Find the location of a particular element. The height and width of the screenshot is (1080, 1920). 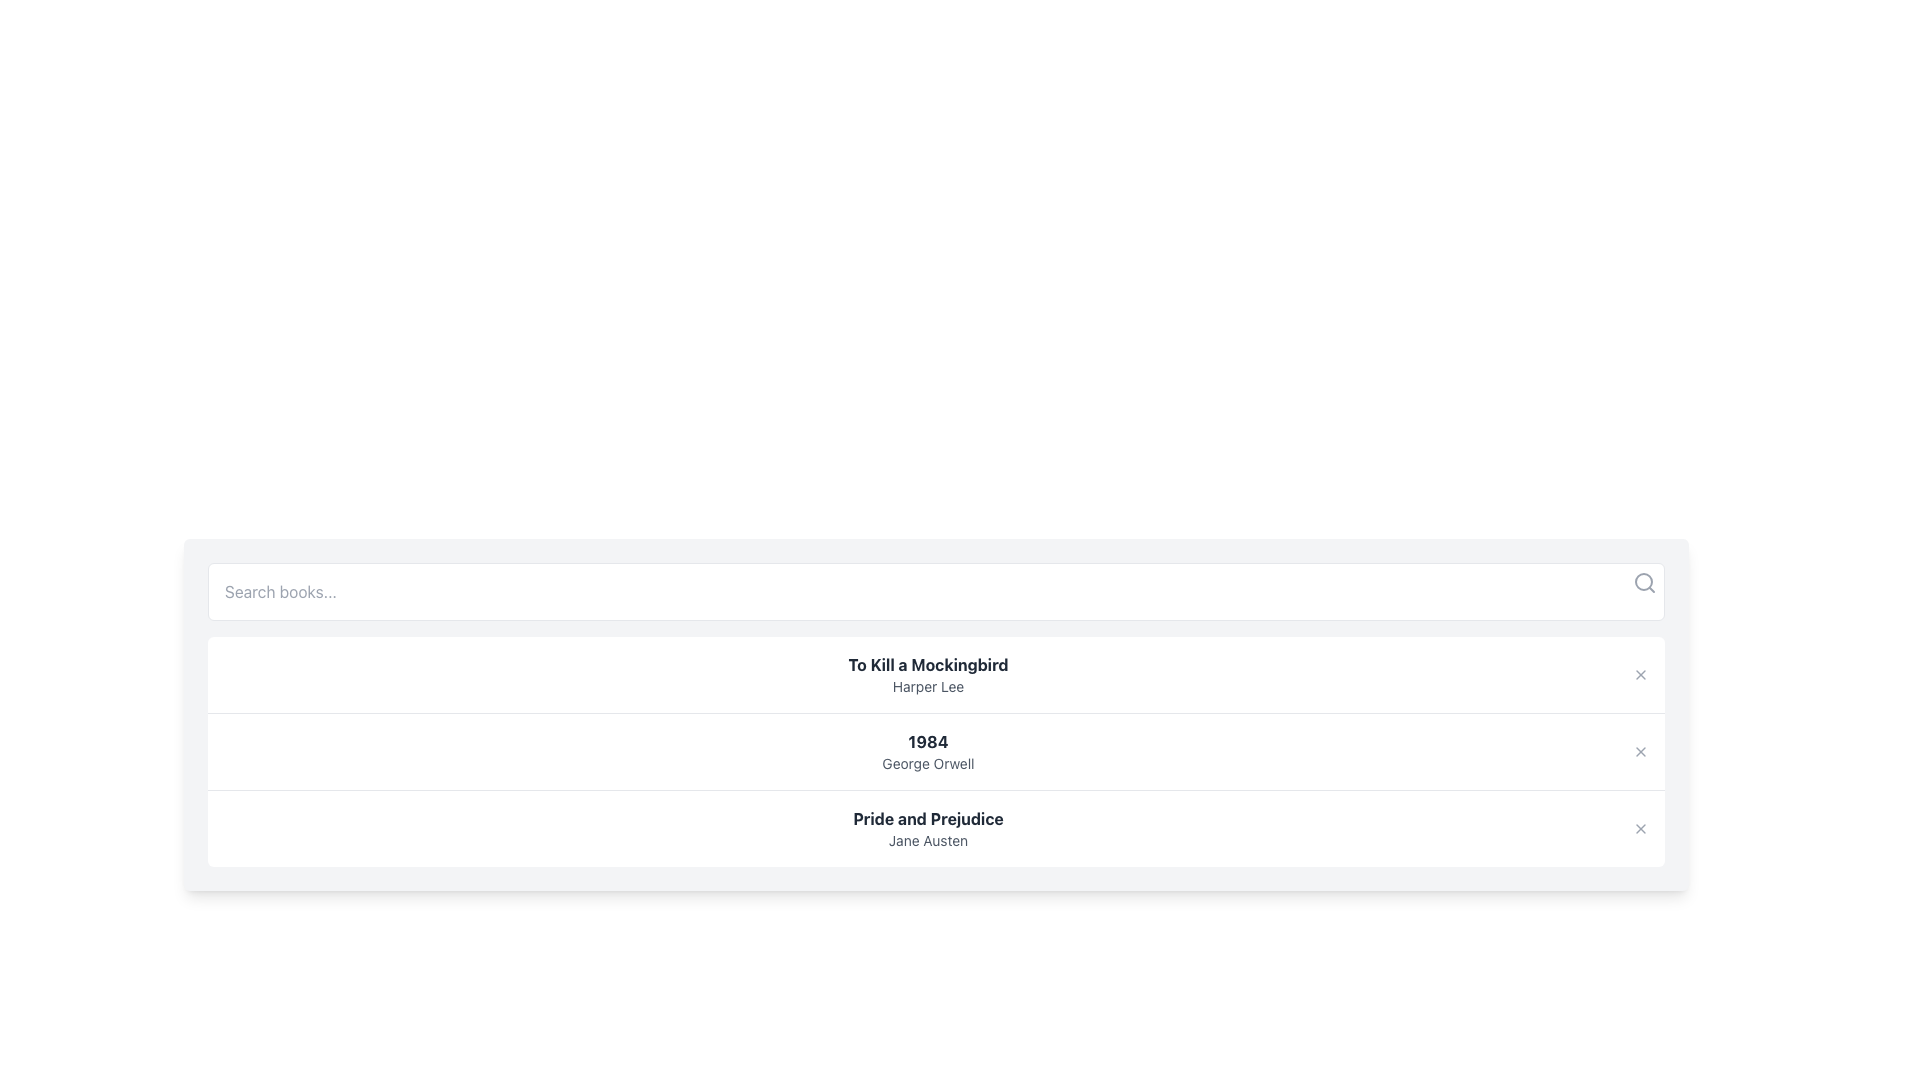

the label that provides information about the author of 'To Kill a Mockingbird', located beneath the book title in the first item of the list is located at coordinates (927, 685).